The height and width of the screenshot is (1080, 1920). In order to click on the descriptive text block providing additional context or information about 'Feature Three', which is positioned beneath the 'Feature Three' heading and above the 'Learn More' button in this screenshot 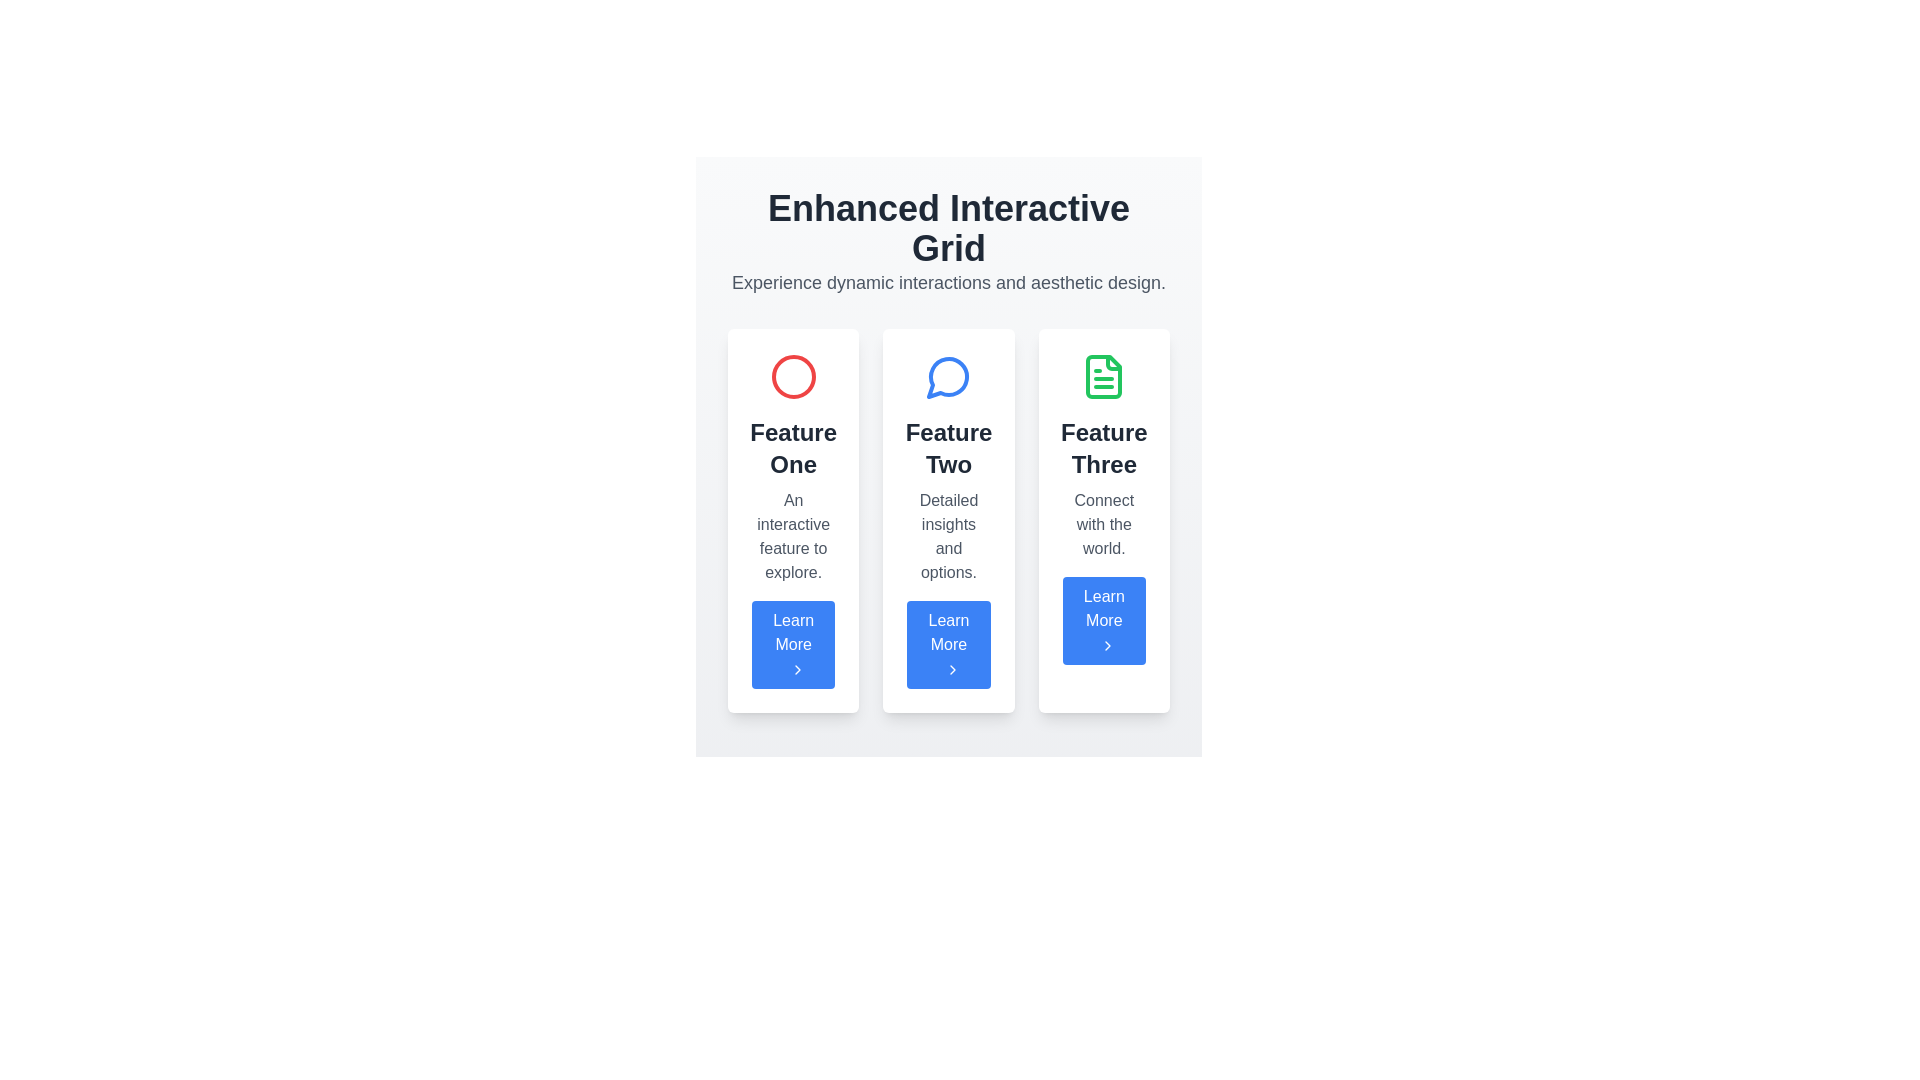, I will do `click(1103, 523)`.